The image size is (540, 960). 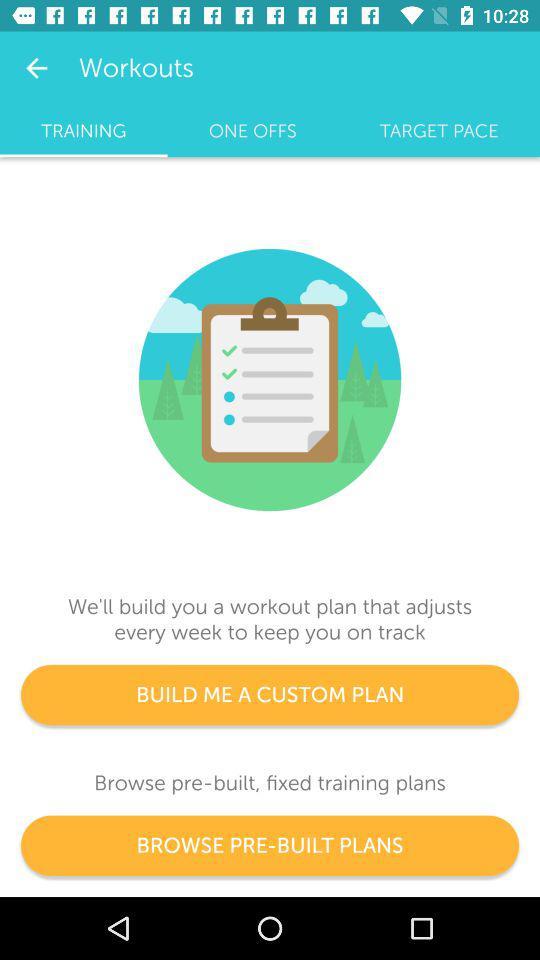 I want to click on the target pace item, so click(x=438, y=130).